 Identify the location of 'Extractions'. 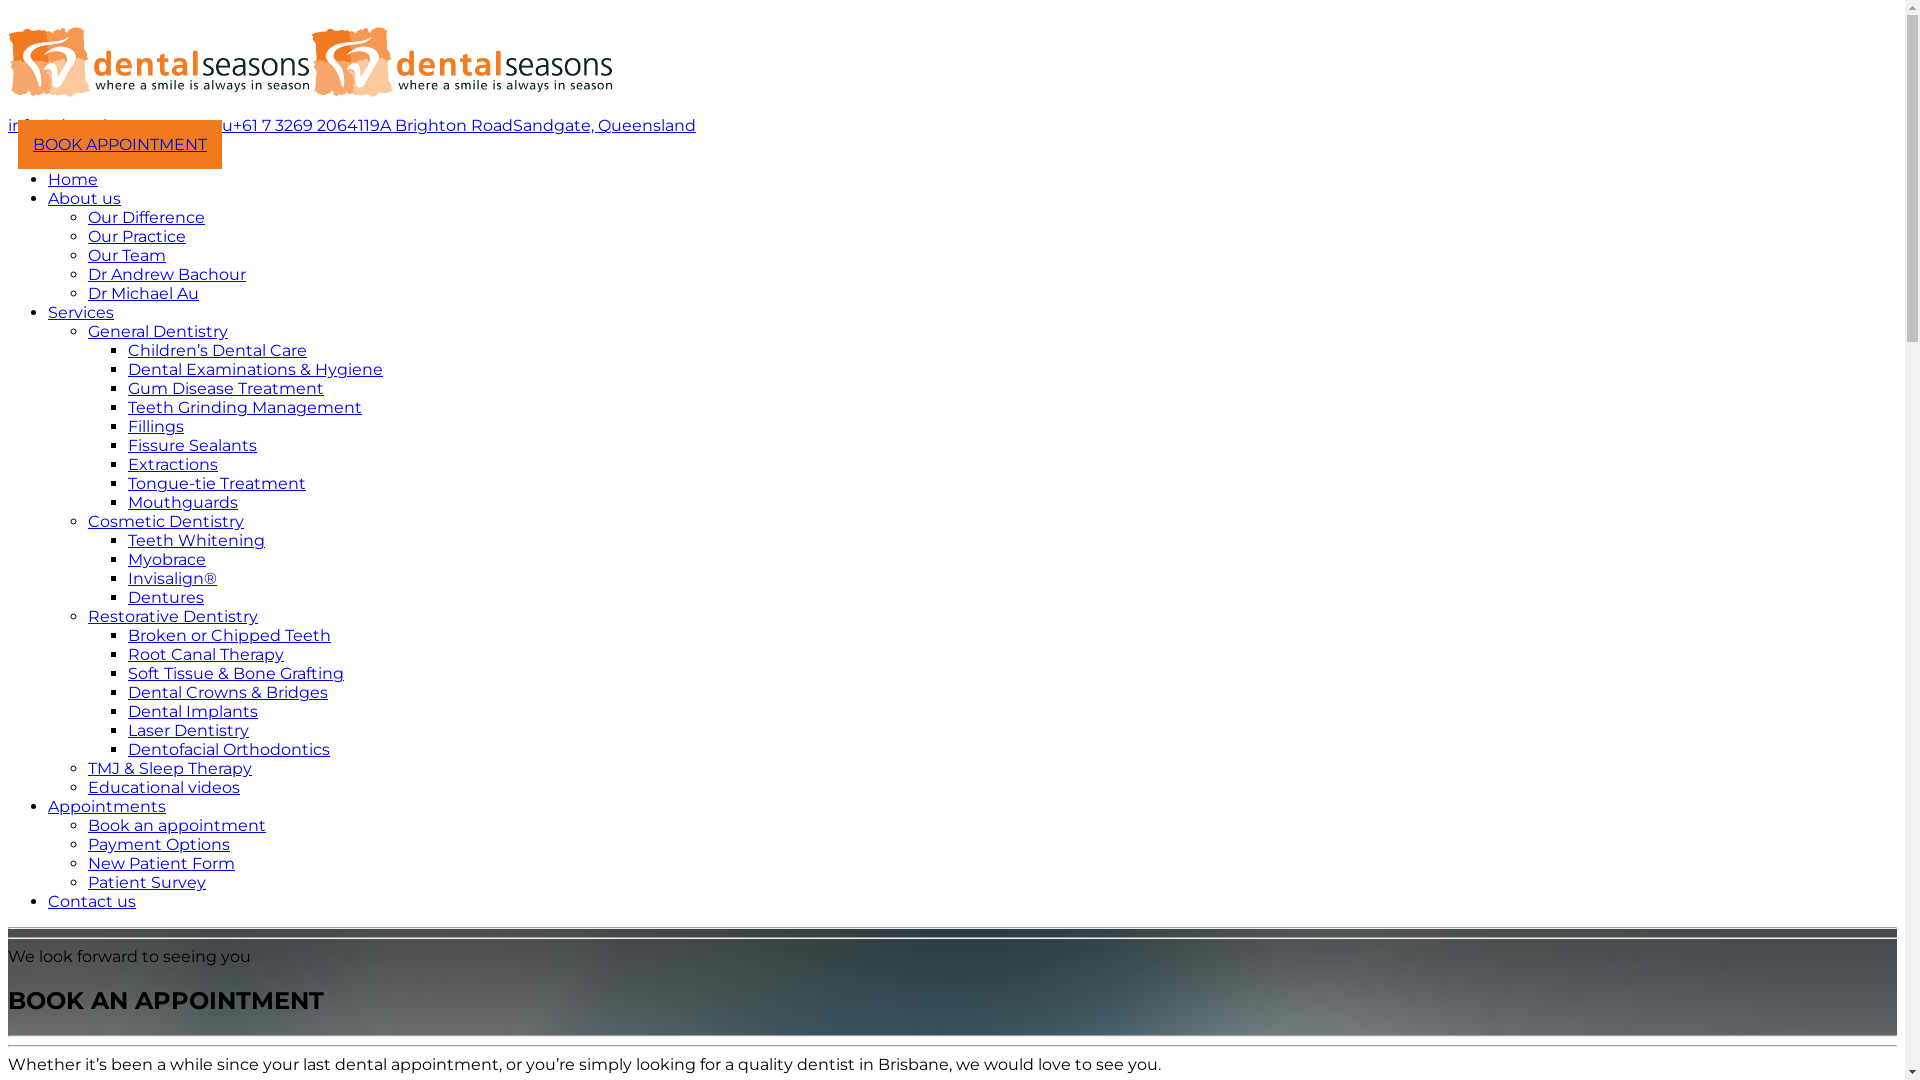
(172, 464).